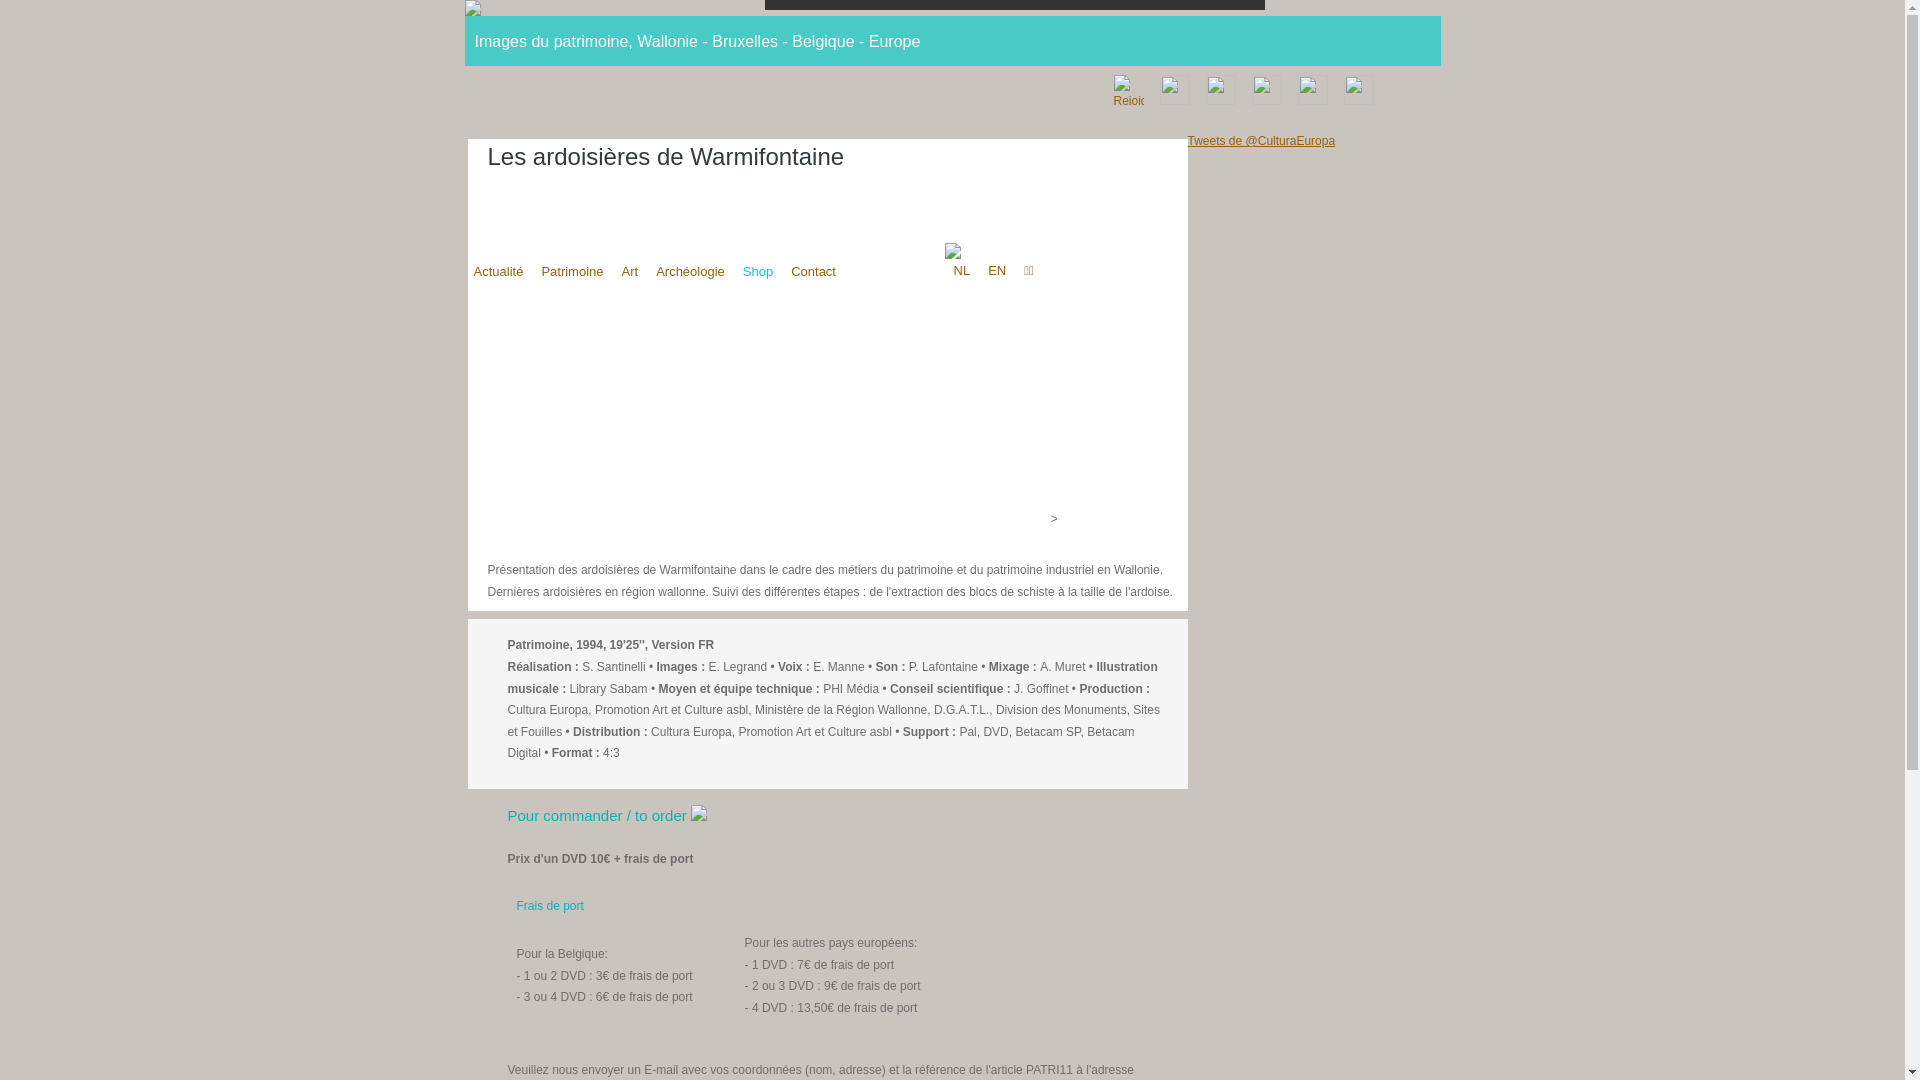  What do you see at coordinates (570, 271) in the screenshot?
I see `'Patrimoine'` at bounding box center [570, 271].